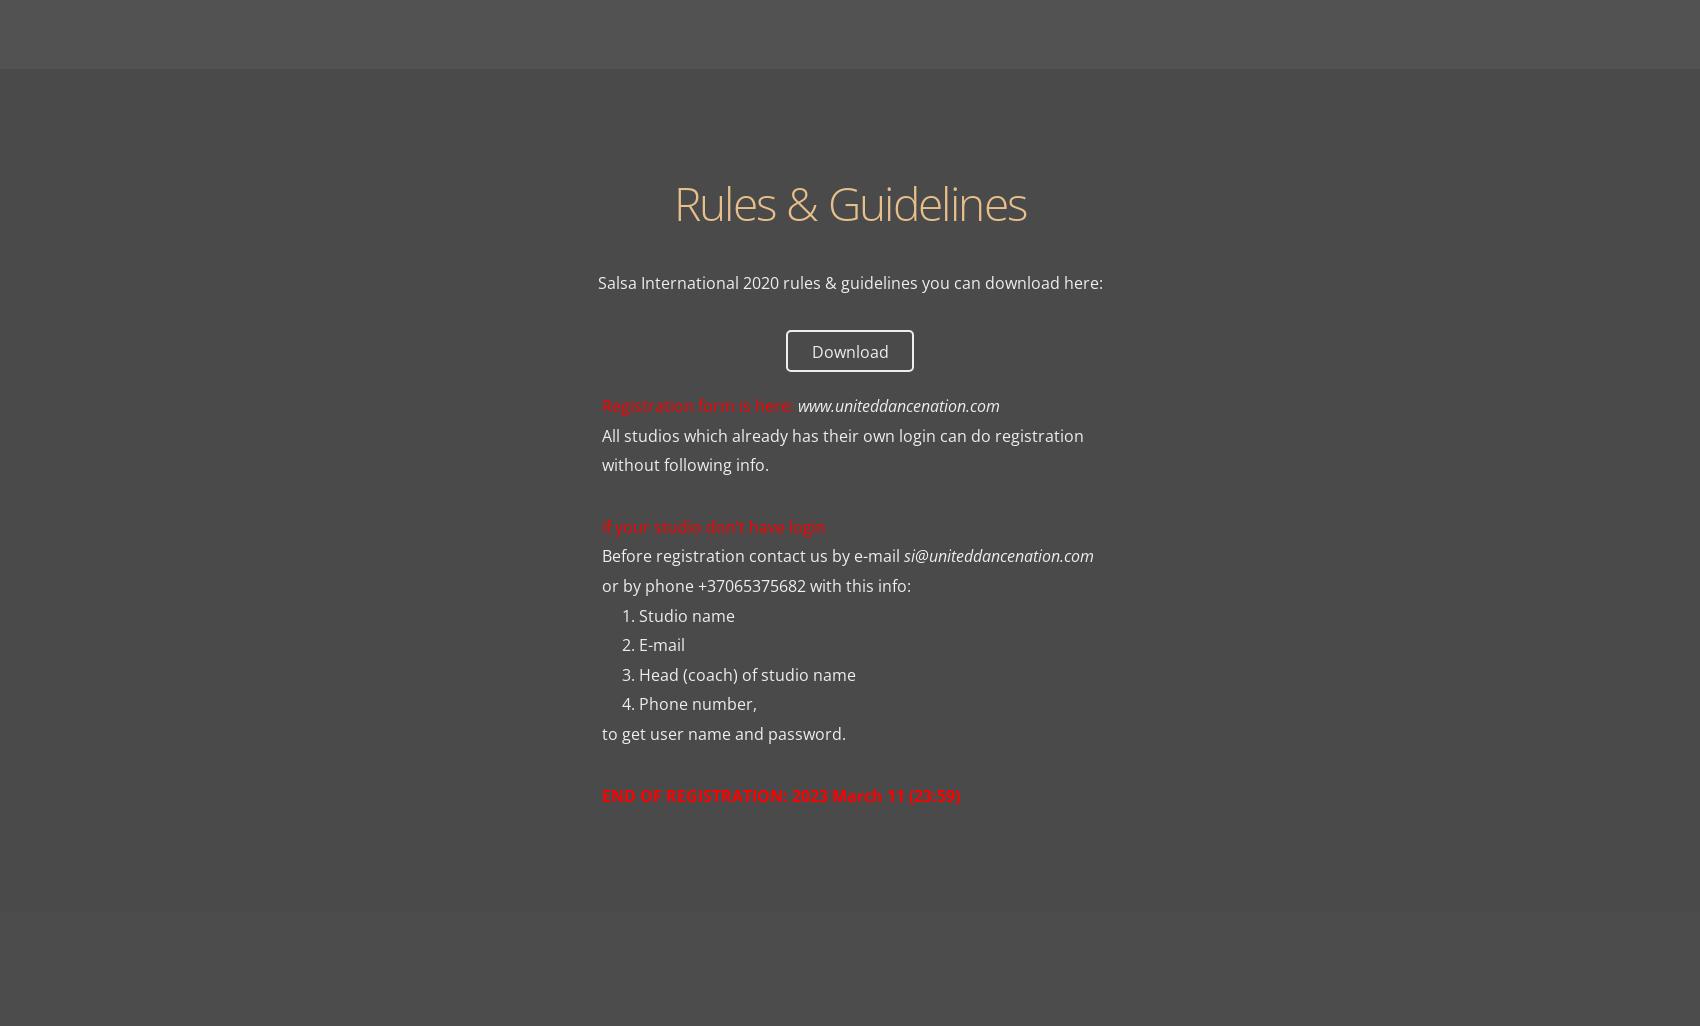  I want to click on 'END OF REGISTRATION: 2023 March 11 (23:59)', so click(778, 794).